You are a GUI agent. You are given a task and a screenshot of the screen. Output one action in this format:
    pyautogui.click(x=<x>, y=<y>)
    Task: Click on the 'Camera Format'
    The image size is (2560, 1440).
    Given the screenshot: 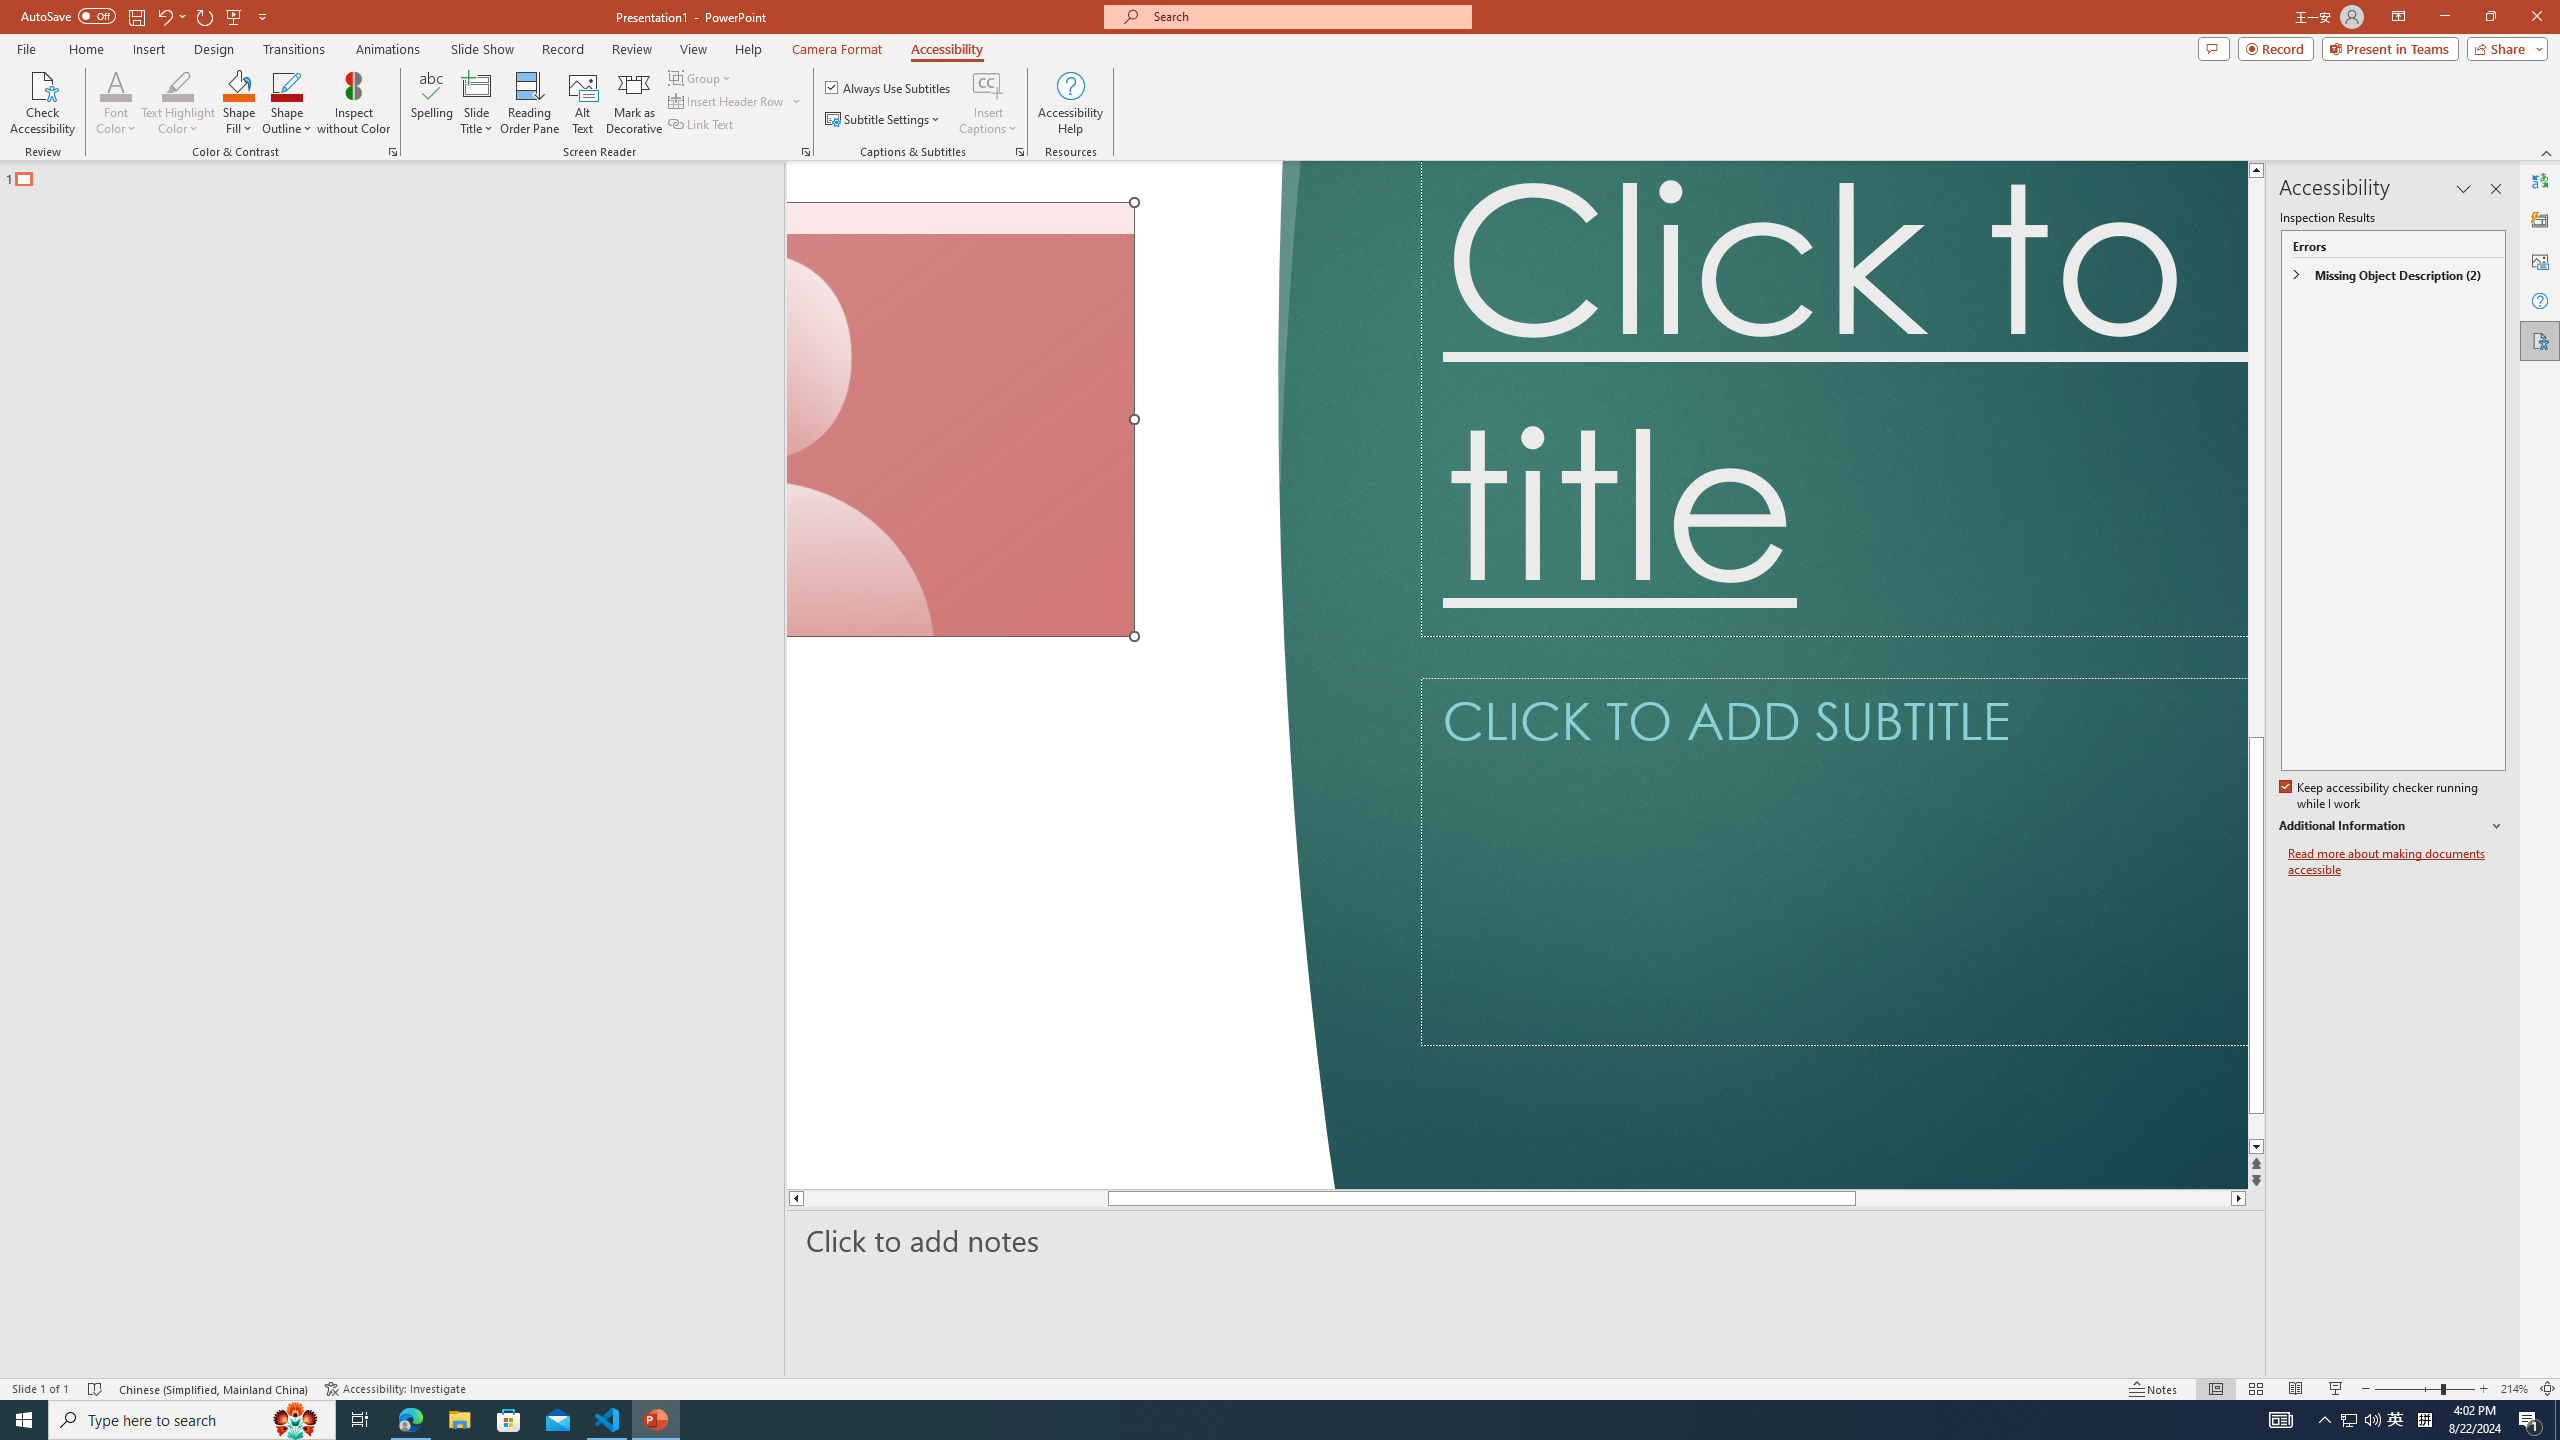 What is the action you would take?
    pyautogui.click(x=836, y=49)
    